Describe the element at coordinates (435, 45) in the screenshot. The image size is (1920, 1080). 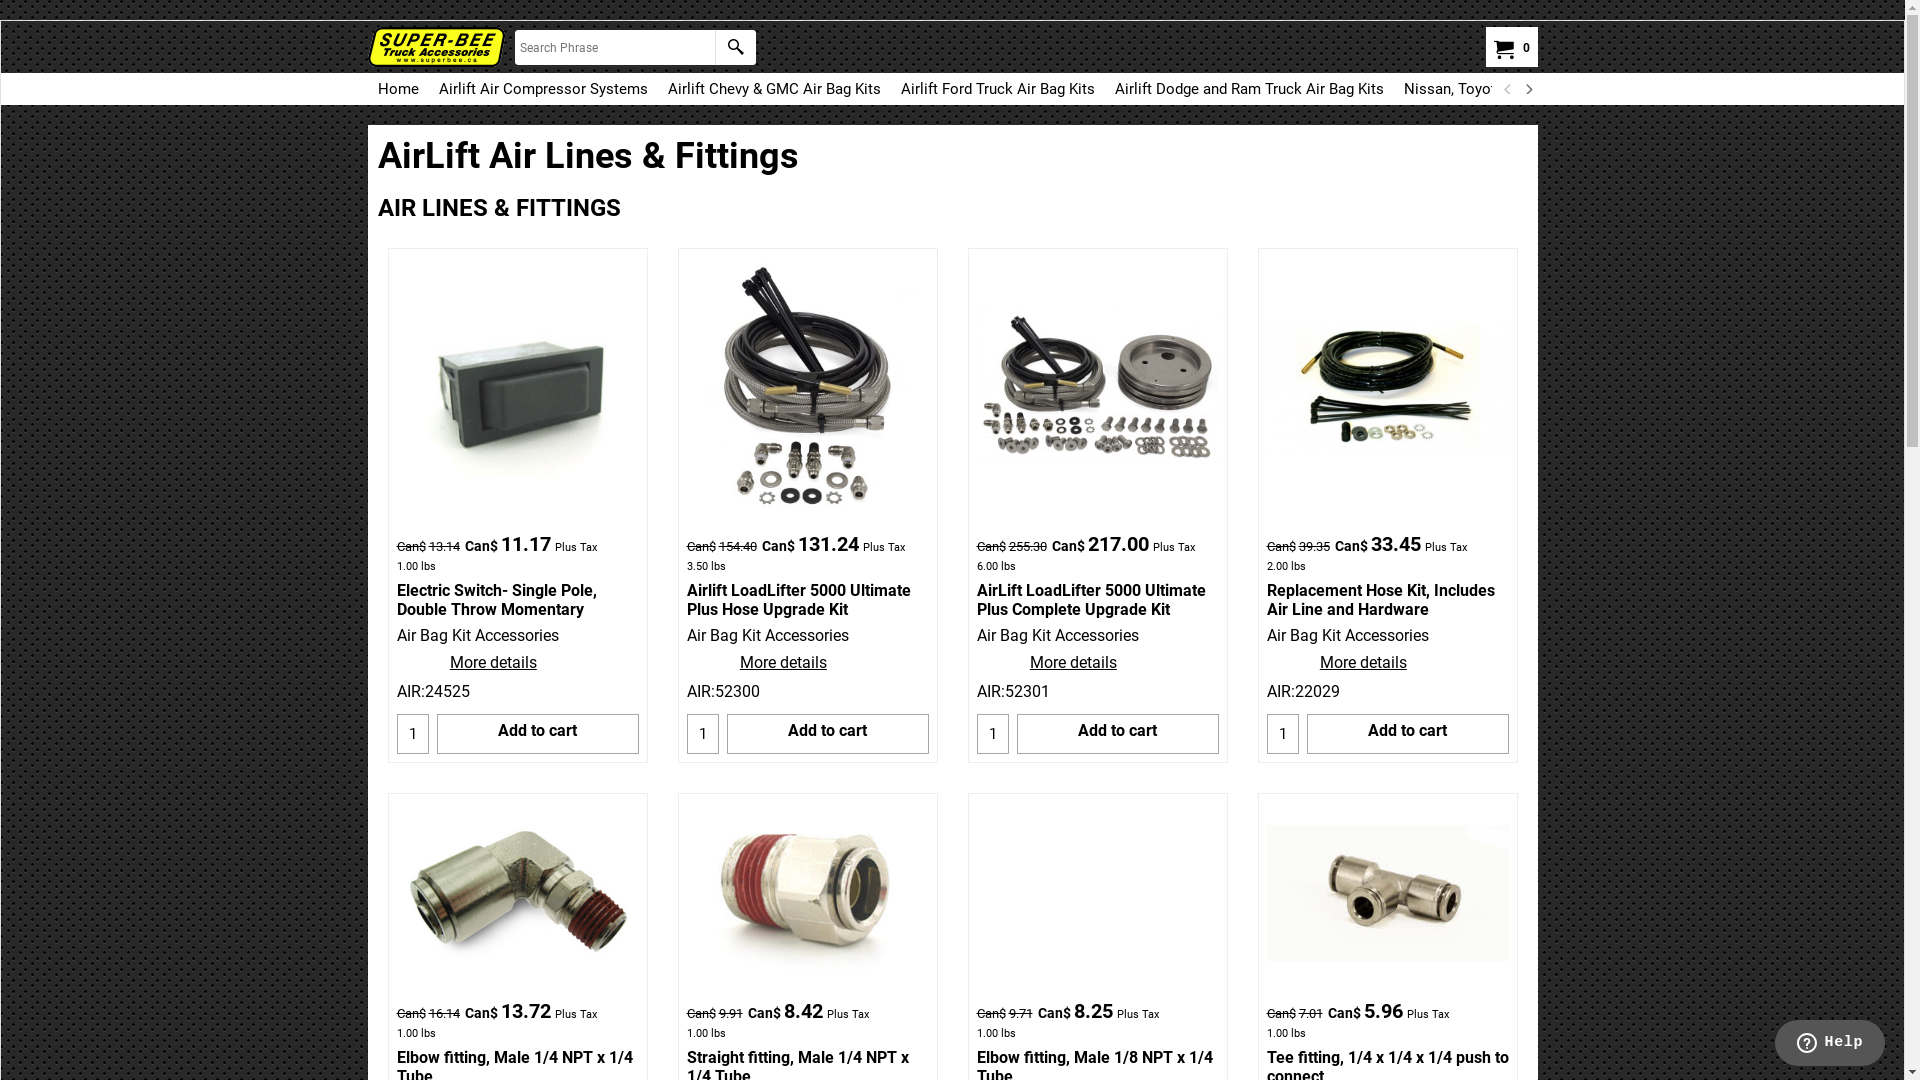
I see `'AirBagKits.ca'` at that location.